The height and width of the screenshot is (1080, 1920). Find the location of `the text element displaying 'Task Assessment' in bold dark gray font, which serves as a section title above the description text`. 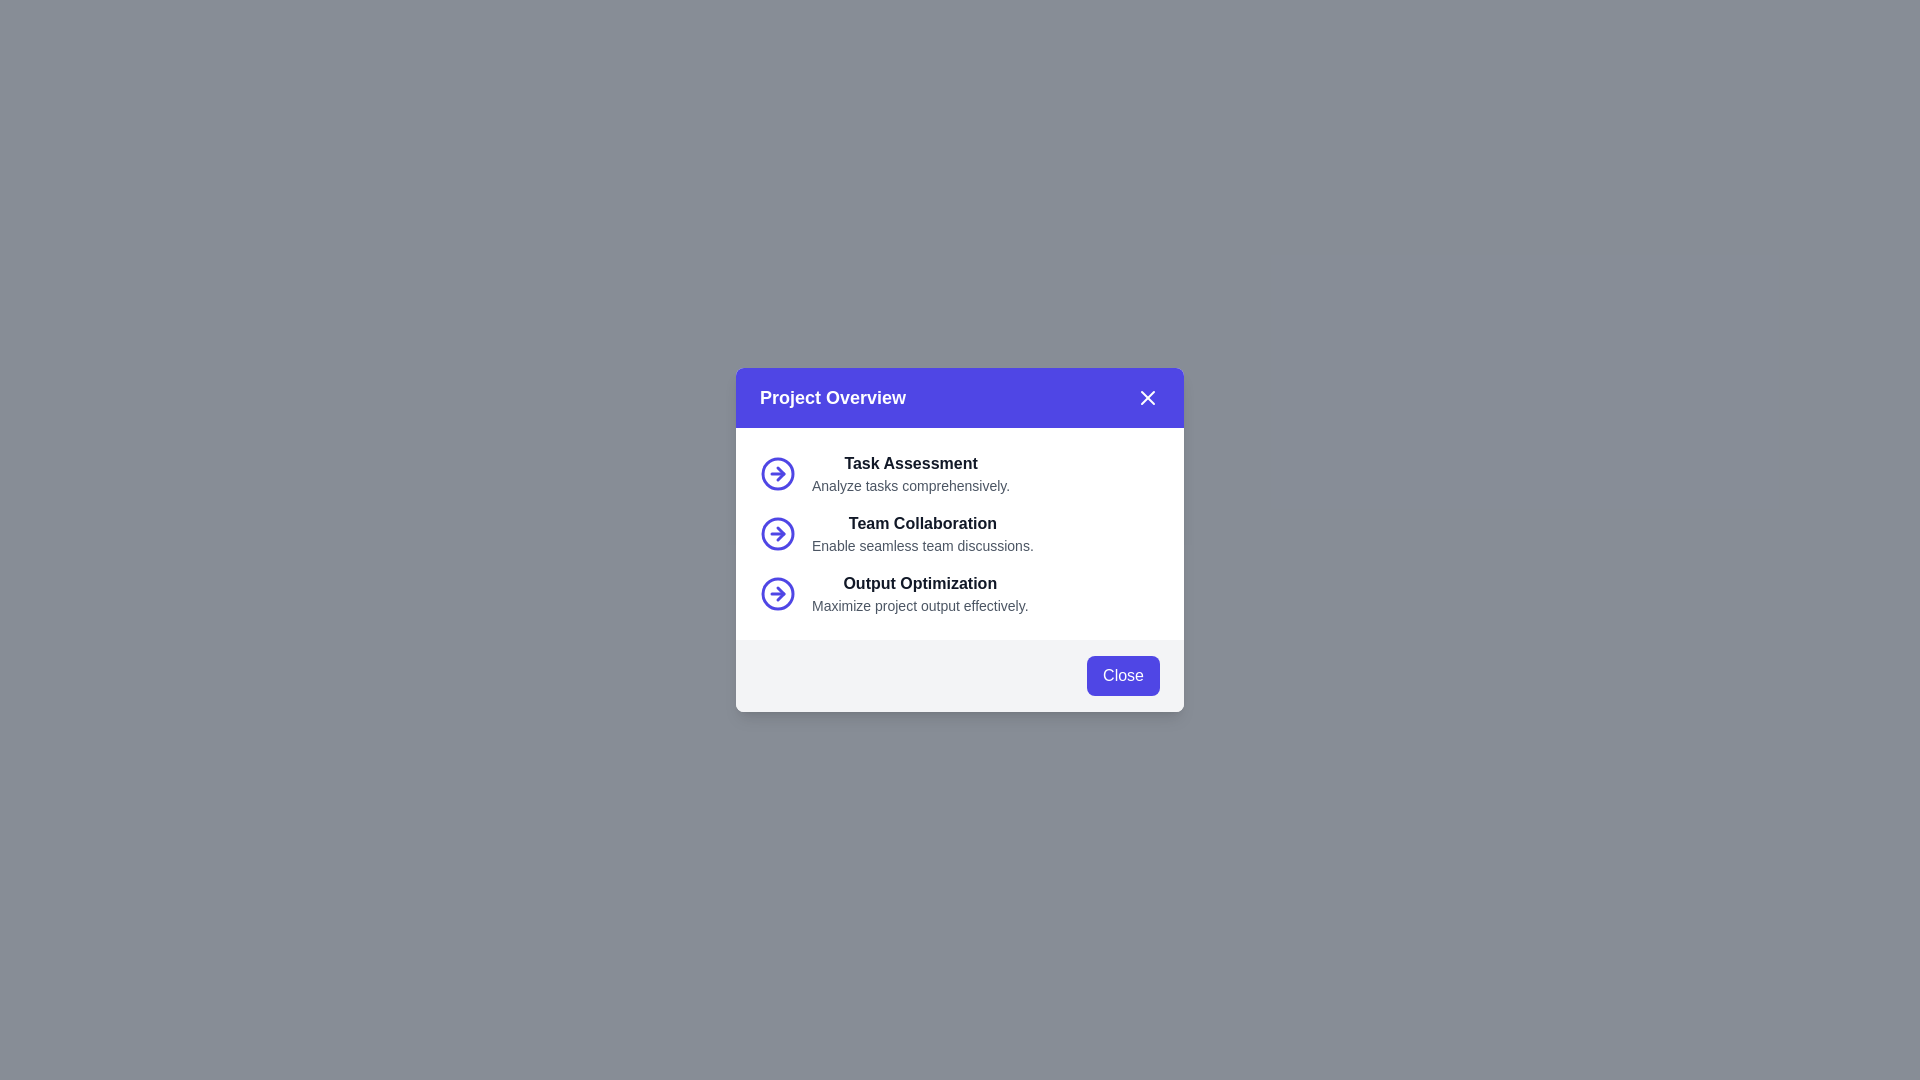

the text element displaying 'Task Assessment' in bold dark gray font, which serves as a section title above the description text is located at coordinates (910, 463).